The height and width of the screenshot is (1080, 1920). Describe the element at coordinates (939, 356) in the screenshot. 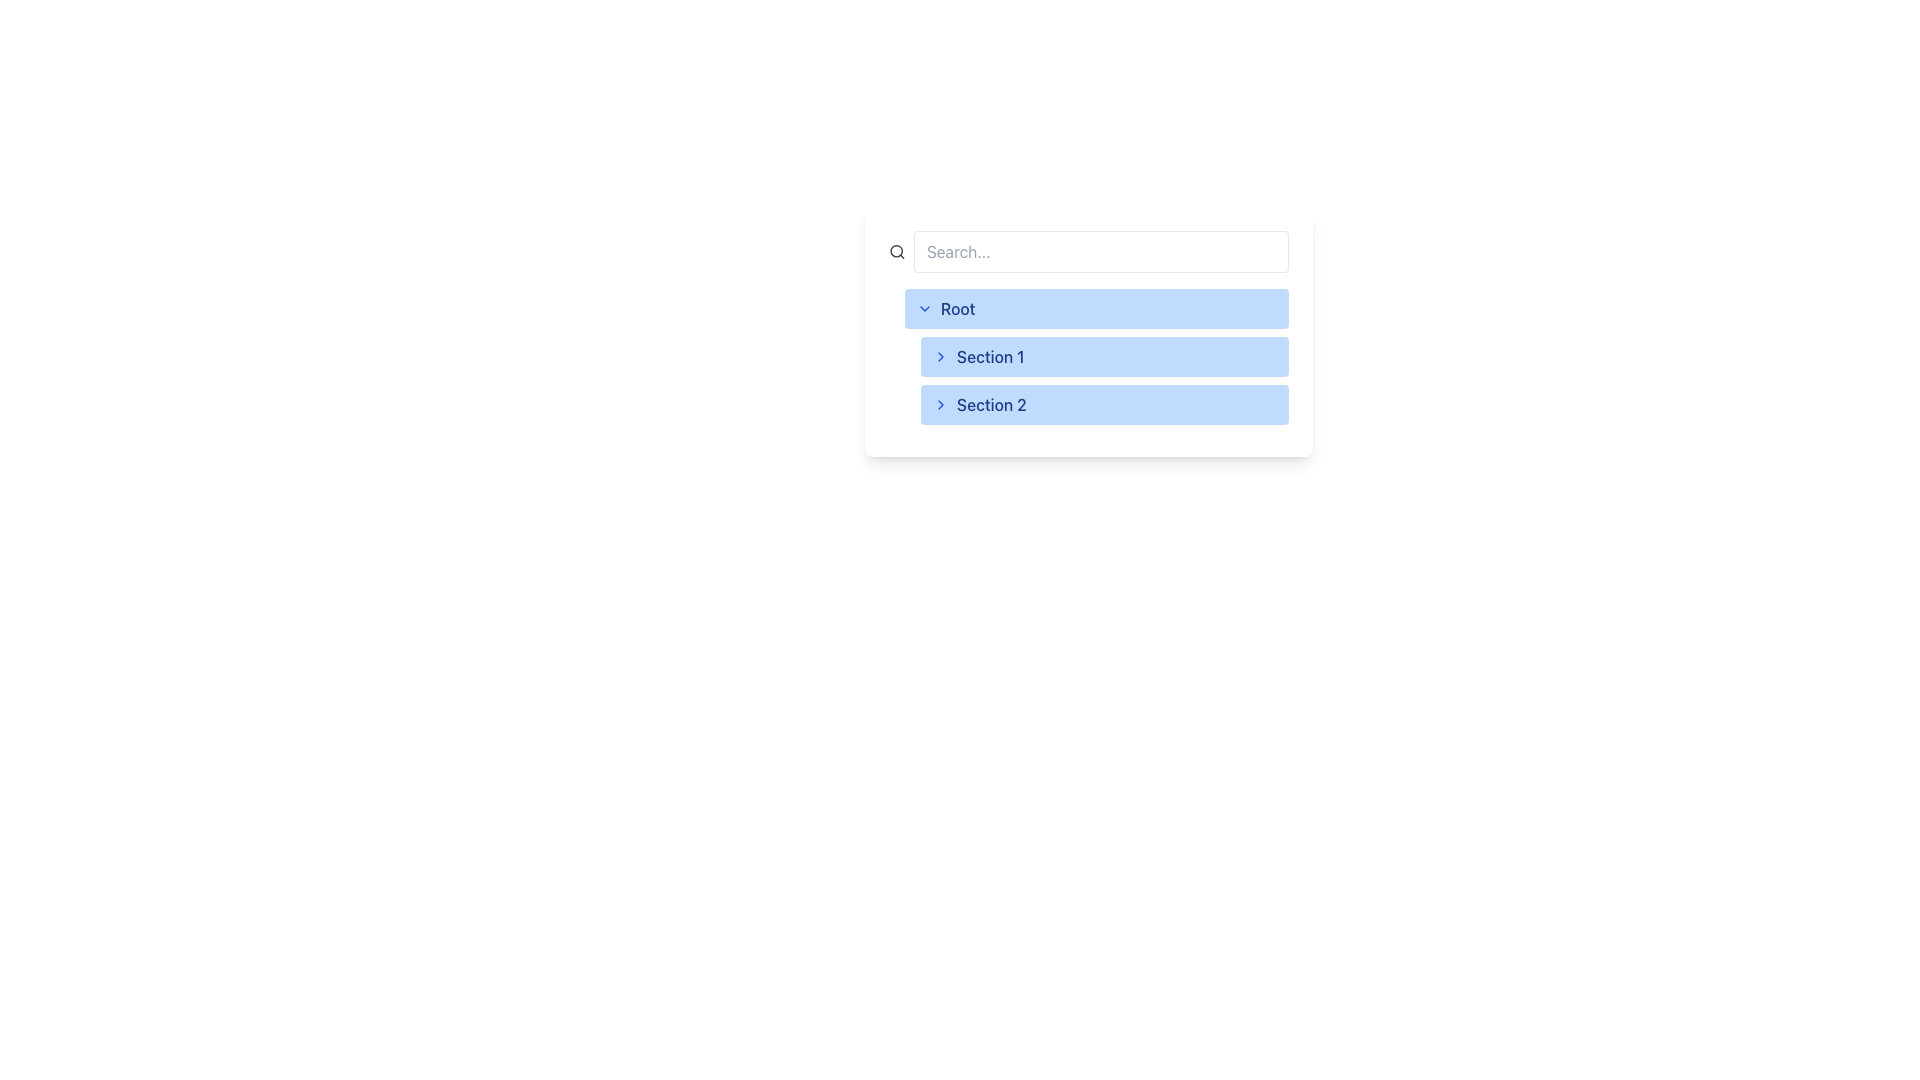

I see `the blue rightward-facing chevron icon next to the text 'Section 1'` at that location.